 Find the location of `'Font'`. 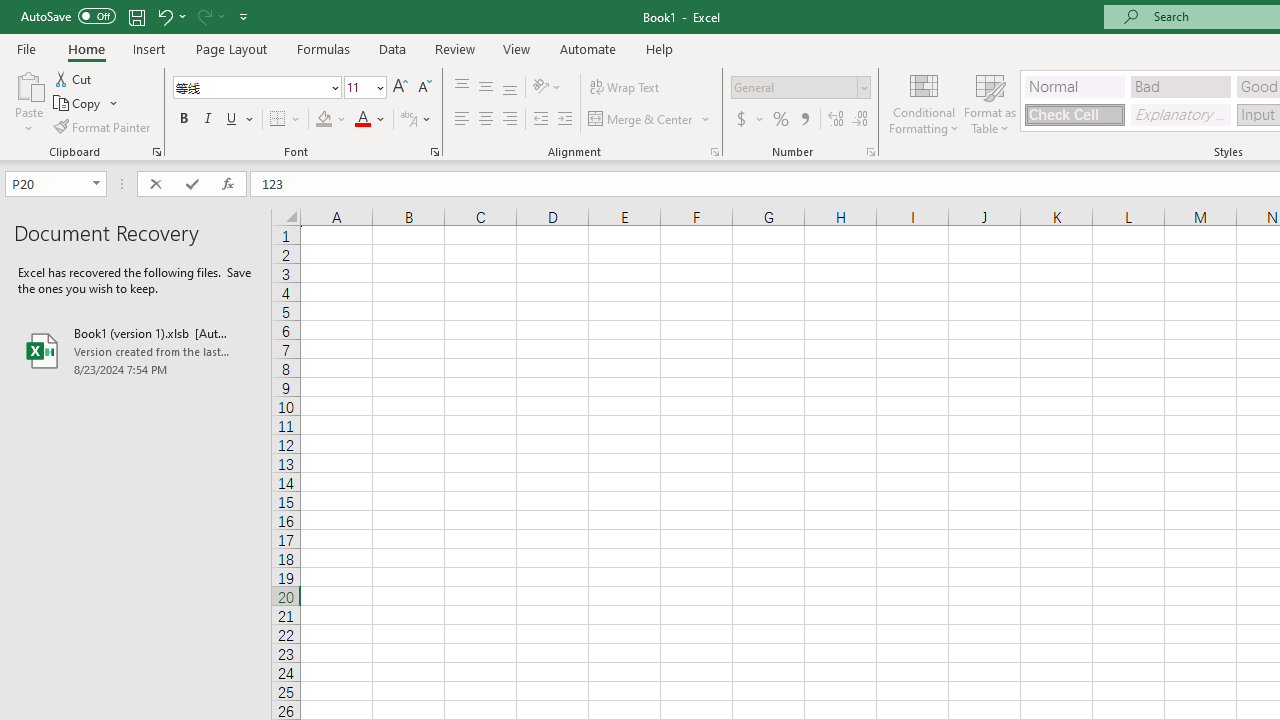

'Font' is located at coordinates (249, 86).